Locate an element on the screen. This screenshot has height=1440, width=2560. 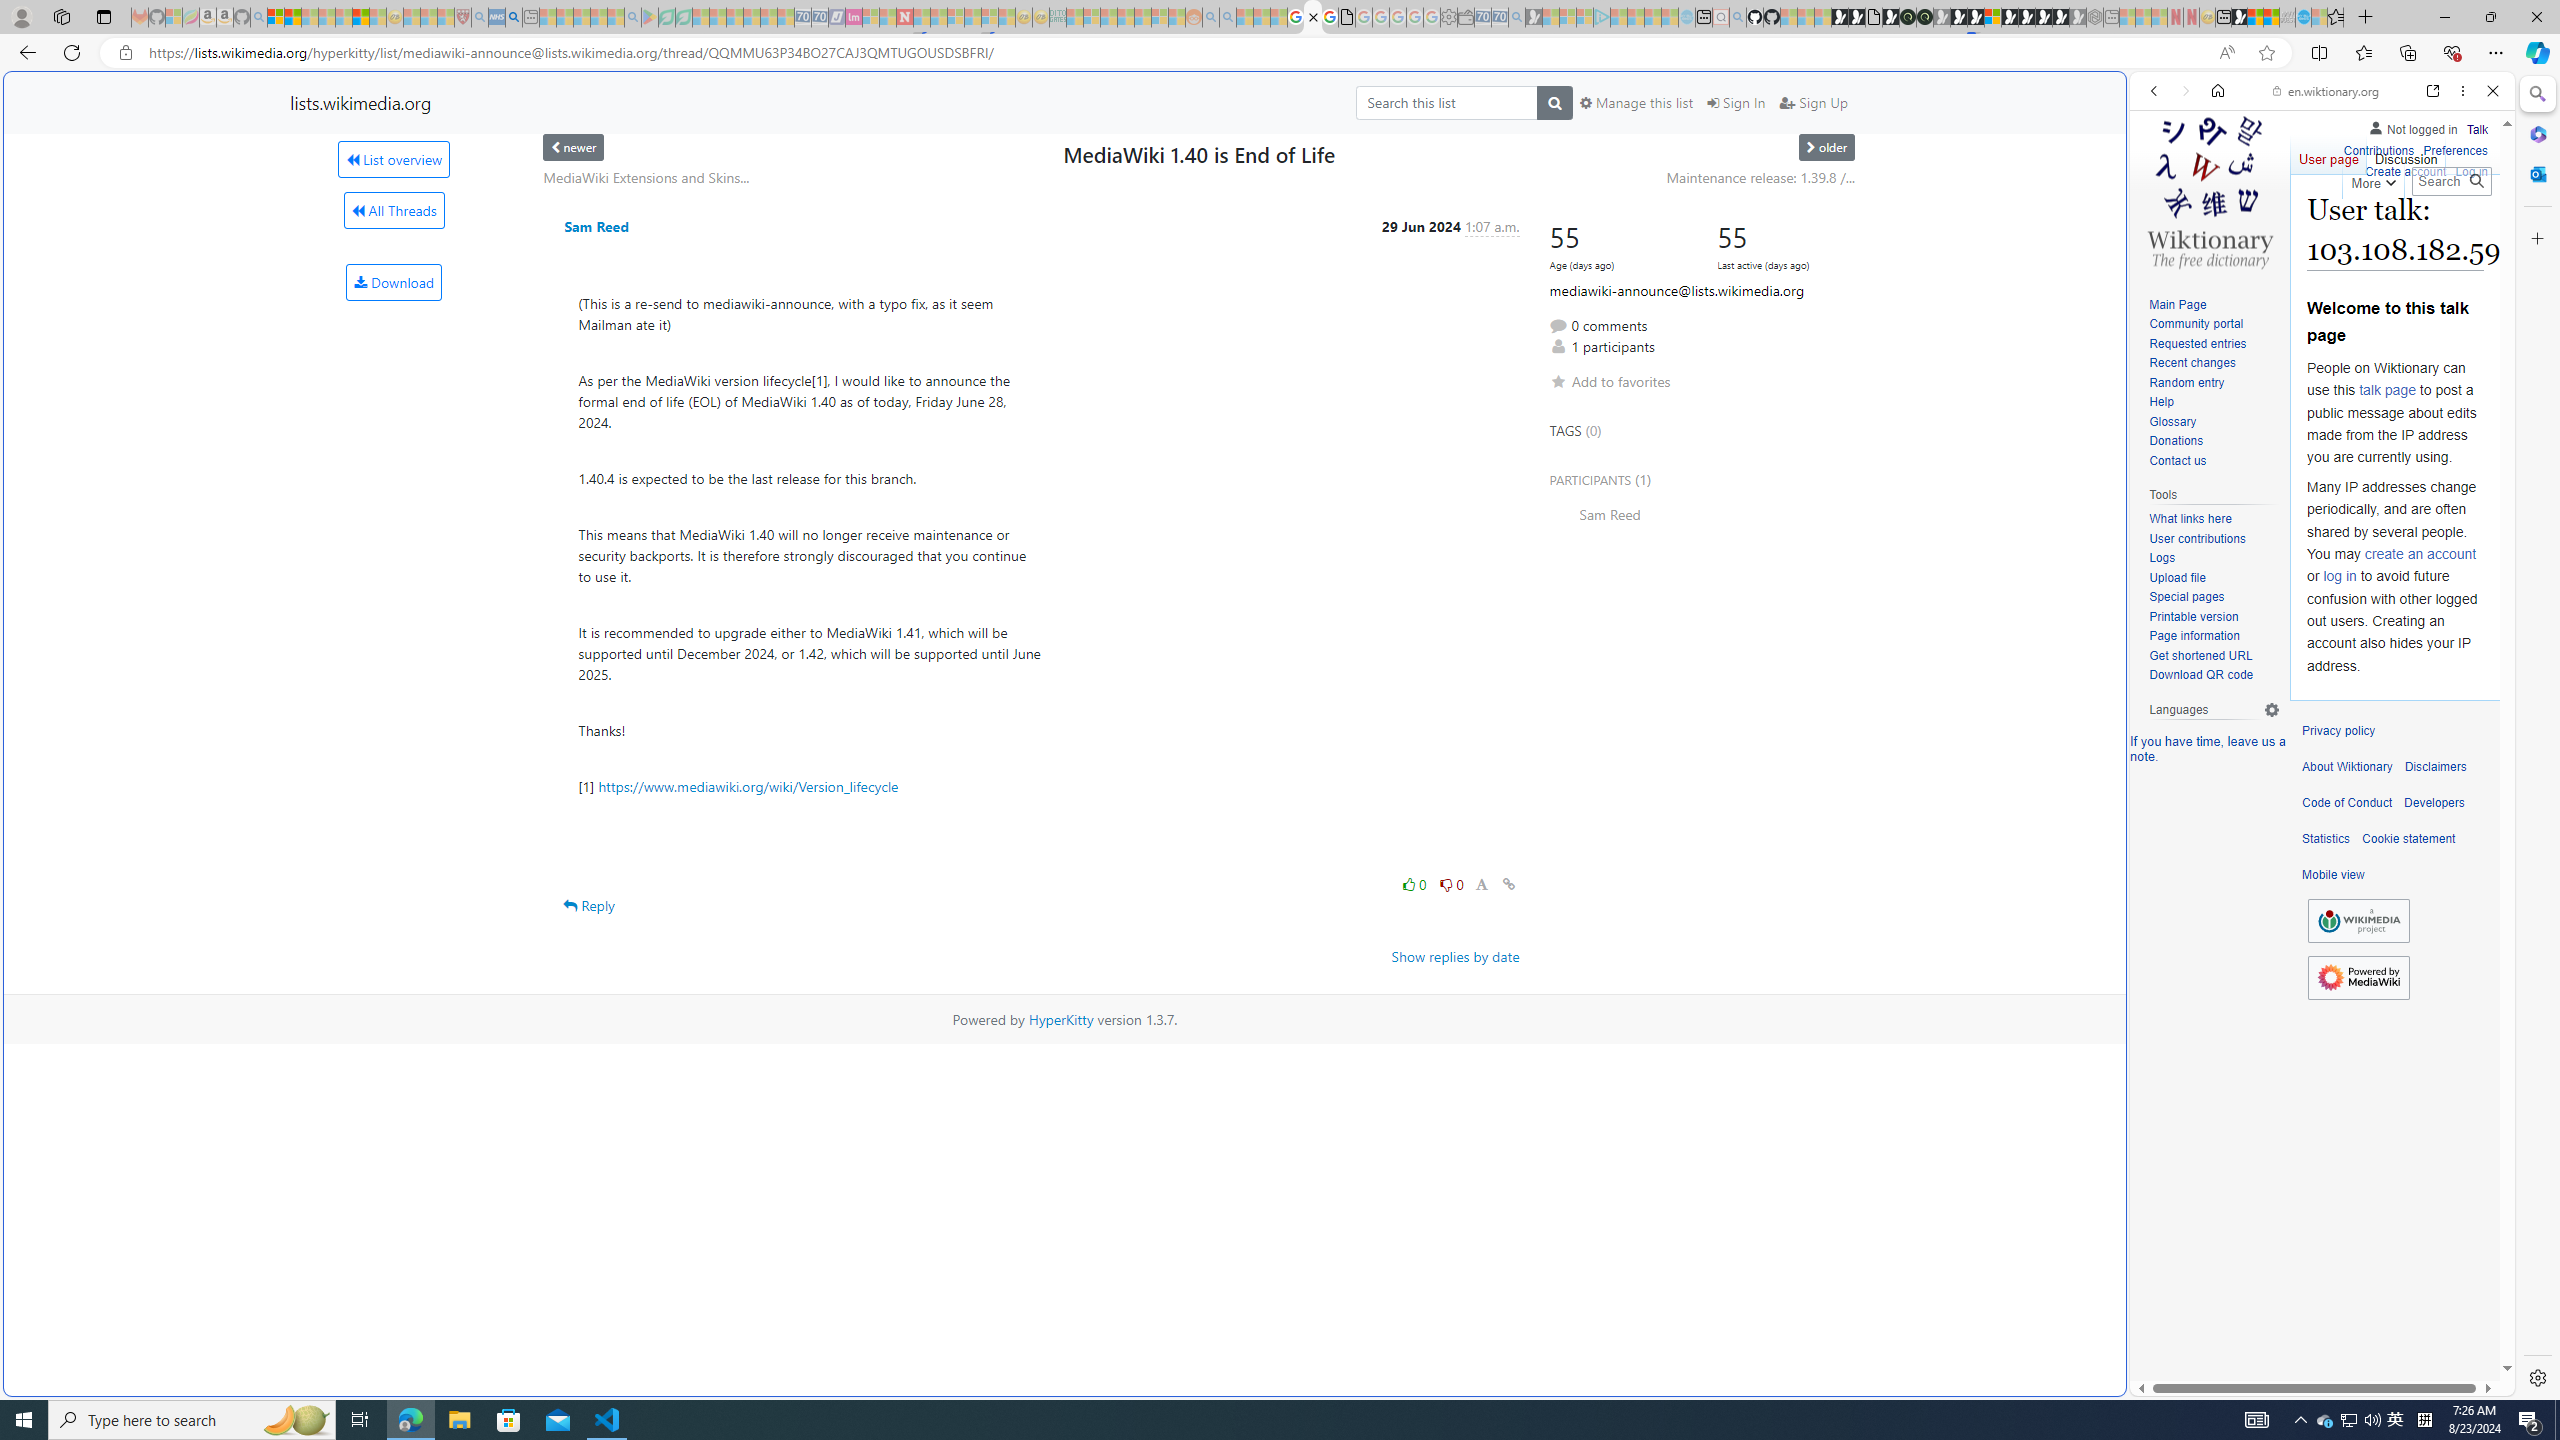
'Code of Conduct' is located at coordinates (2347, 803).